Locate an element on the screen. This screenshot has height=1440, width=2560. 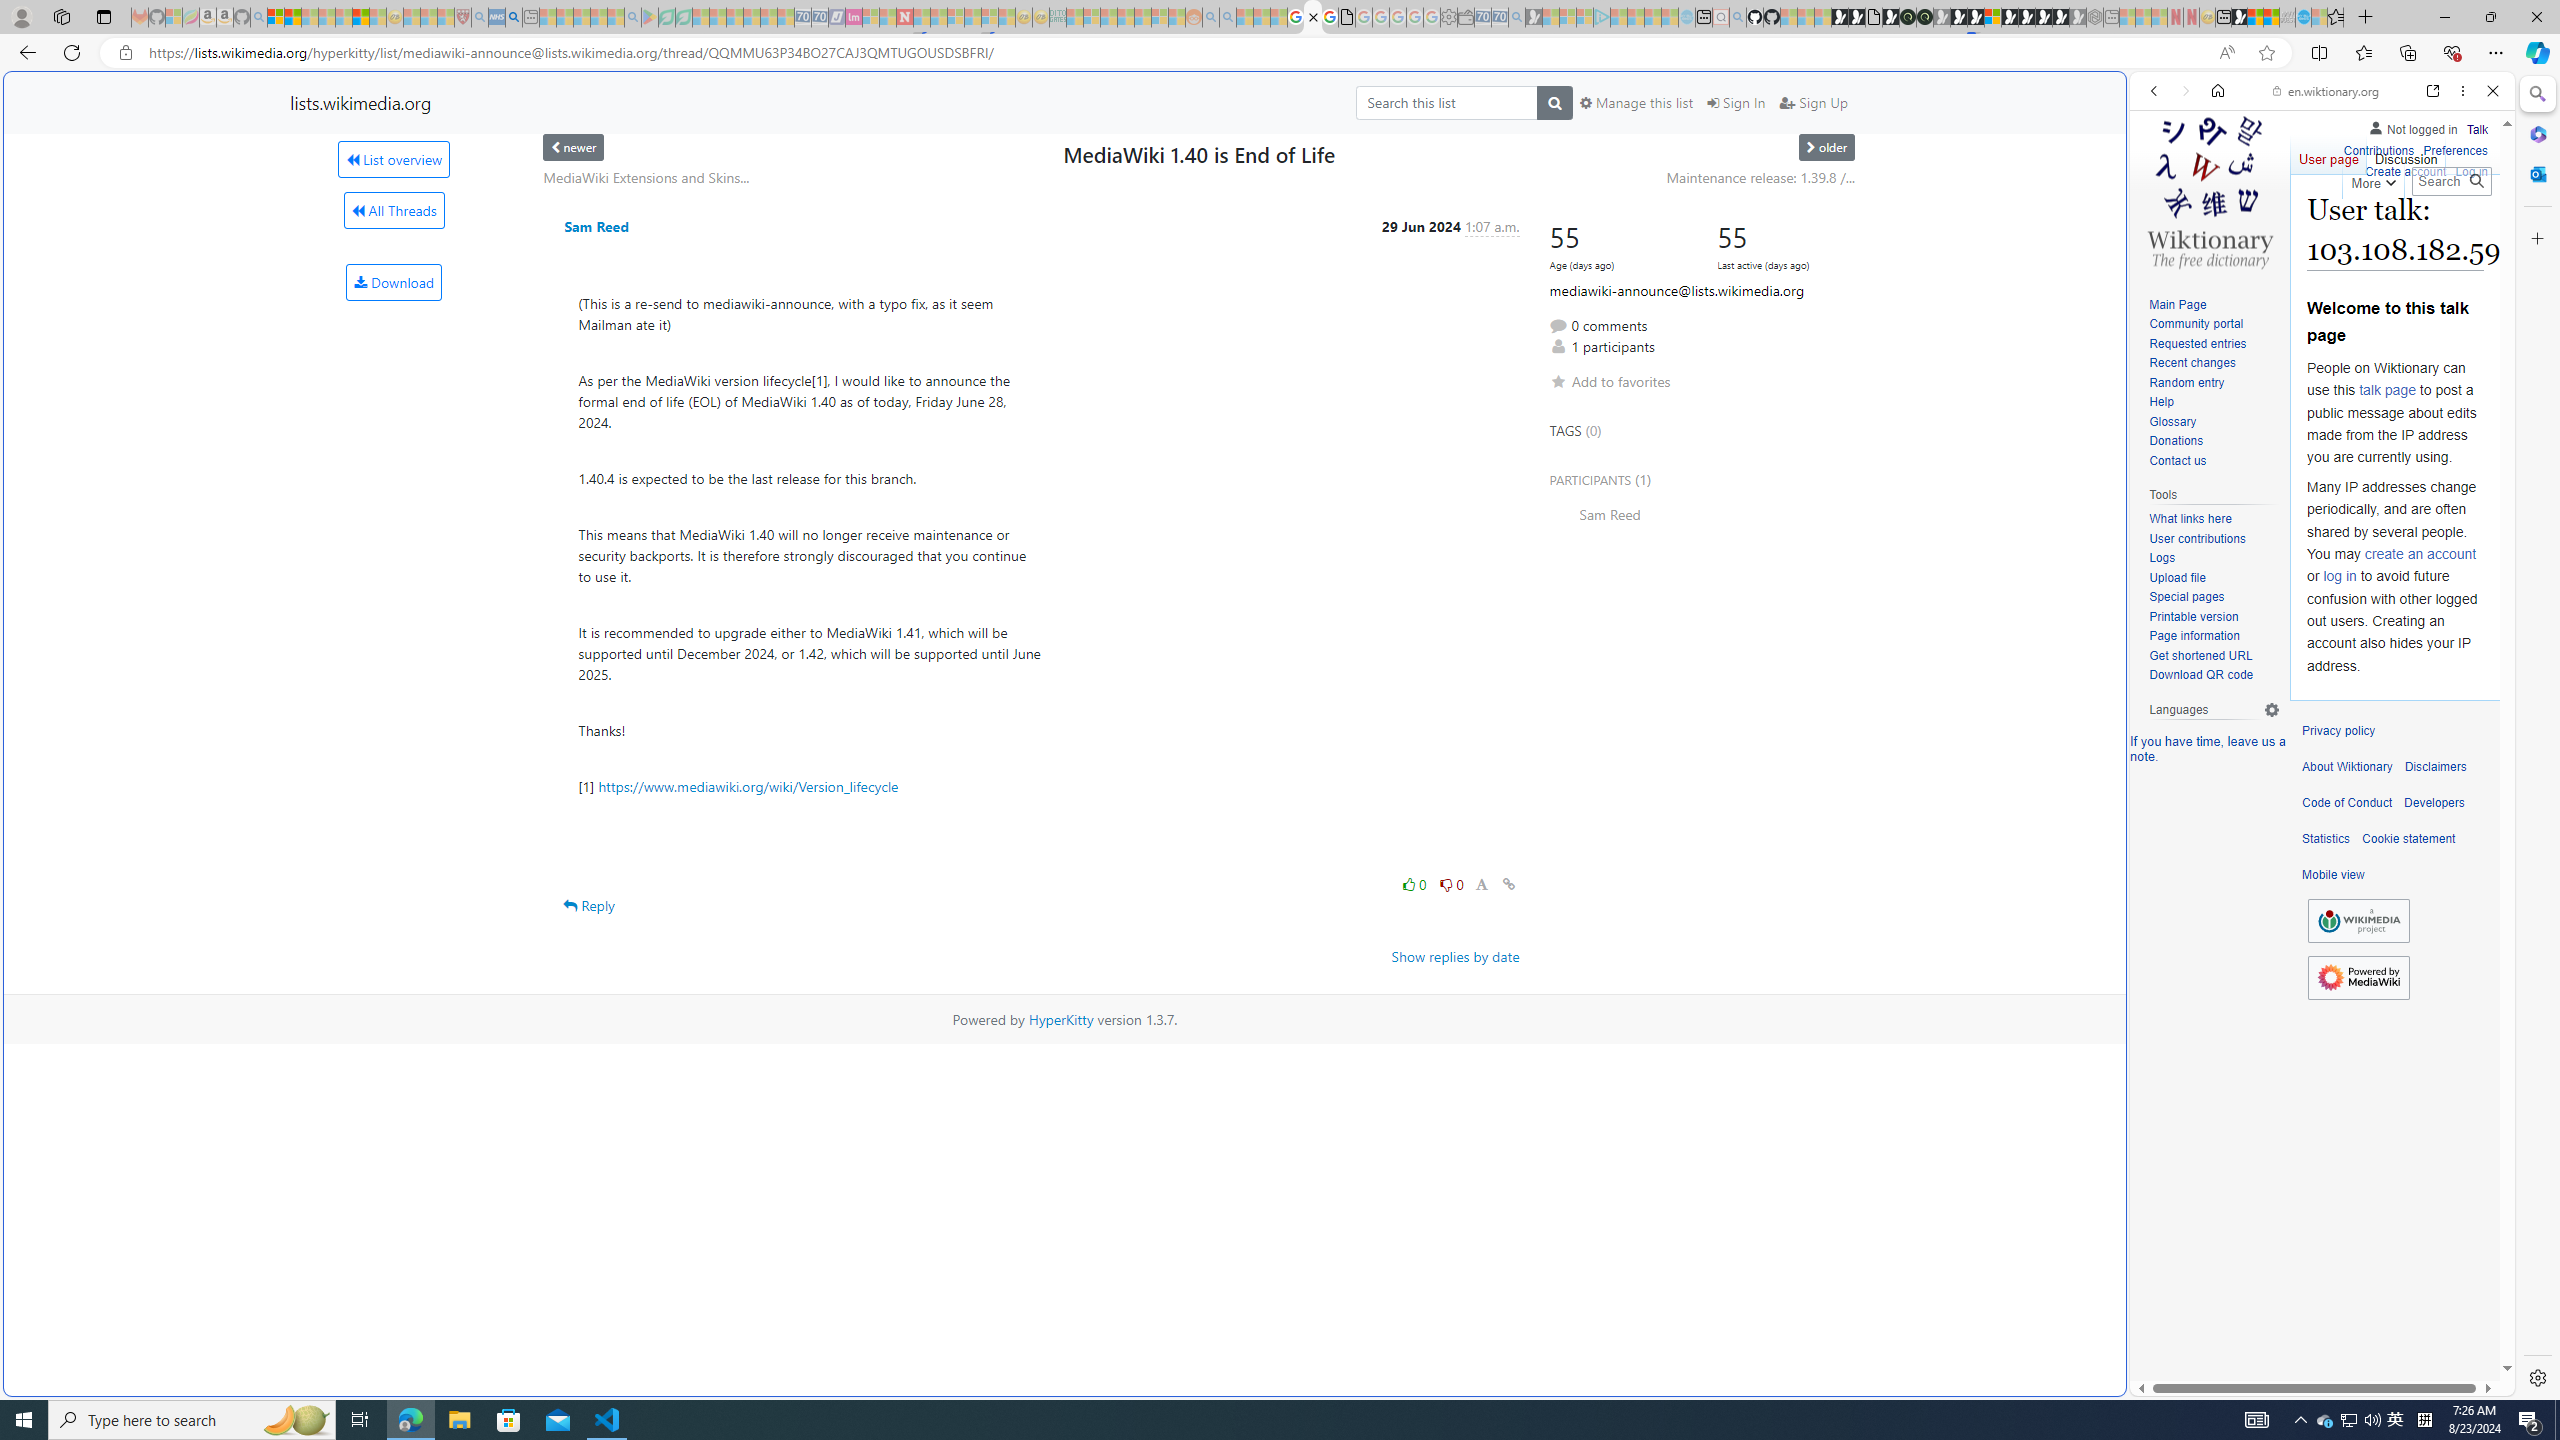
'Code of Conduct' is located at coordinates (2347, 803).